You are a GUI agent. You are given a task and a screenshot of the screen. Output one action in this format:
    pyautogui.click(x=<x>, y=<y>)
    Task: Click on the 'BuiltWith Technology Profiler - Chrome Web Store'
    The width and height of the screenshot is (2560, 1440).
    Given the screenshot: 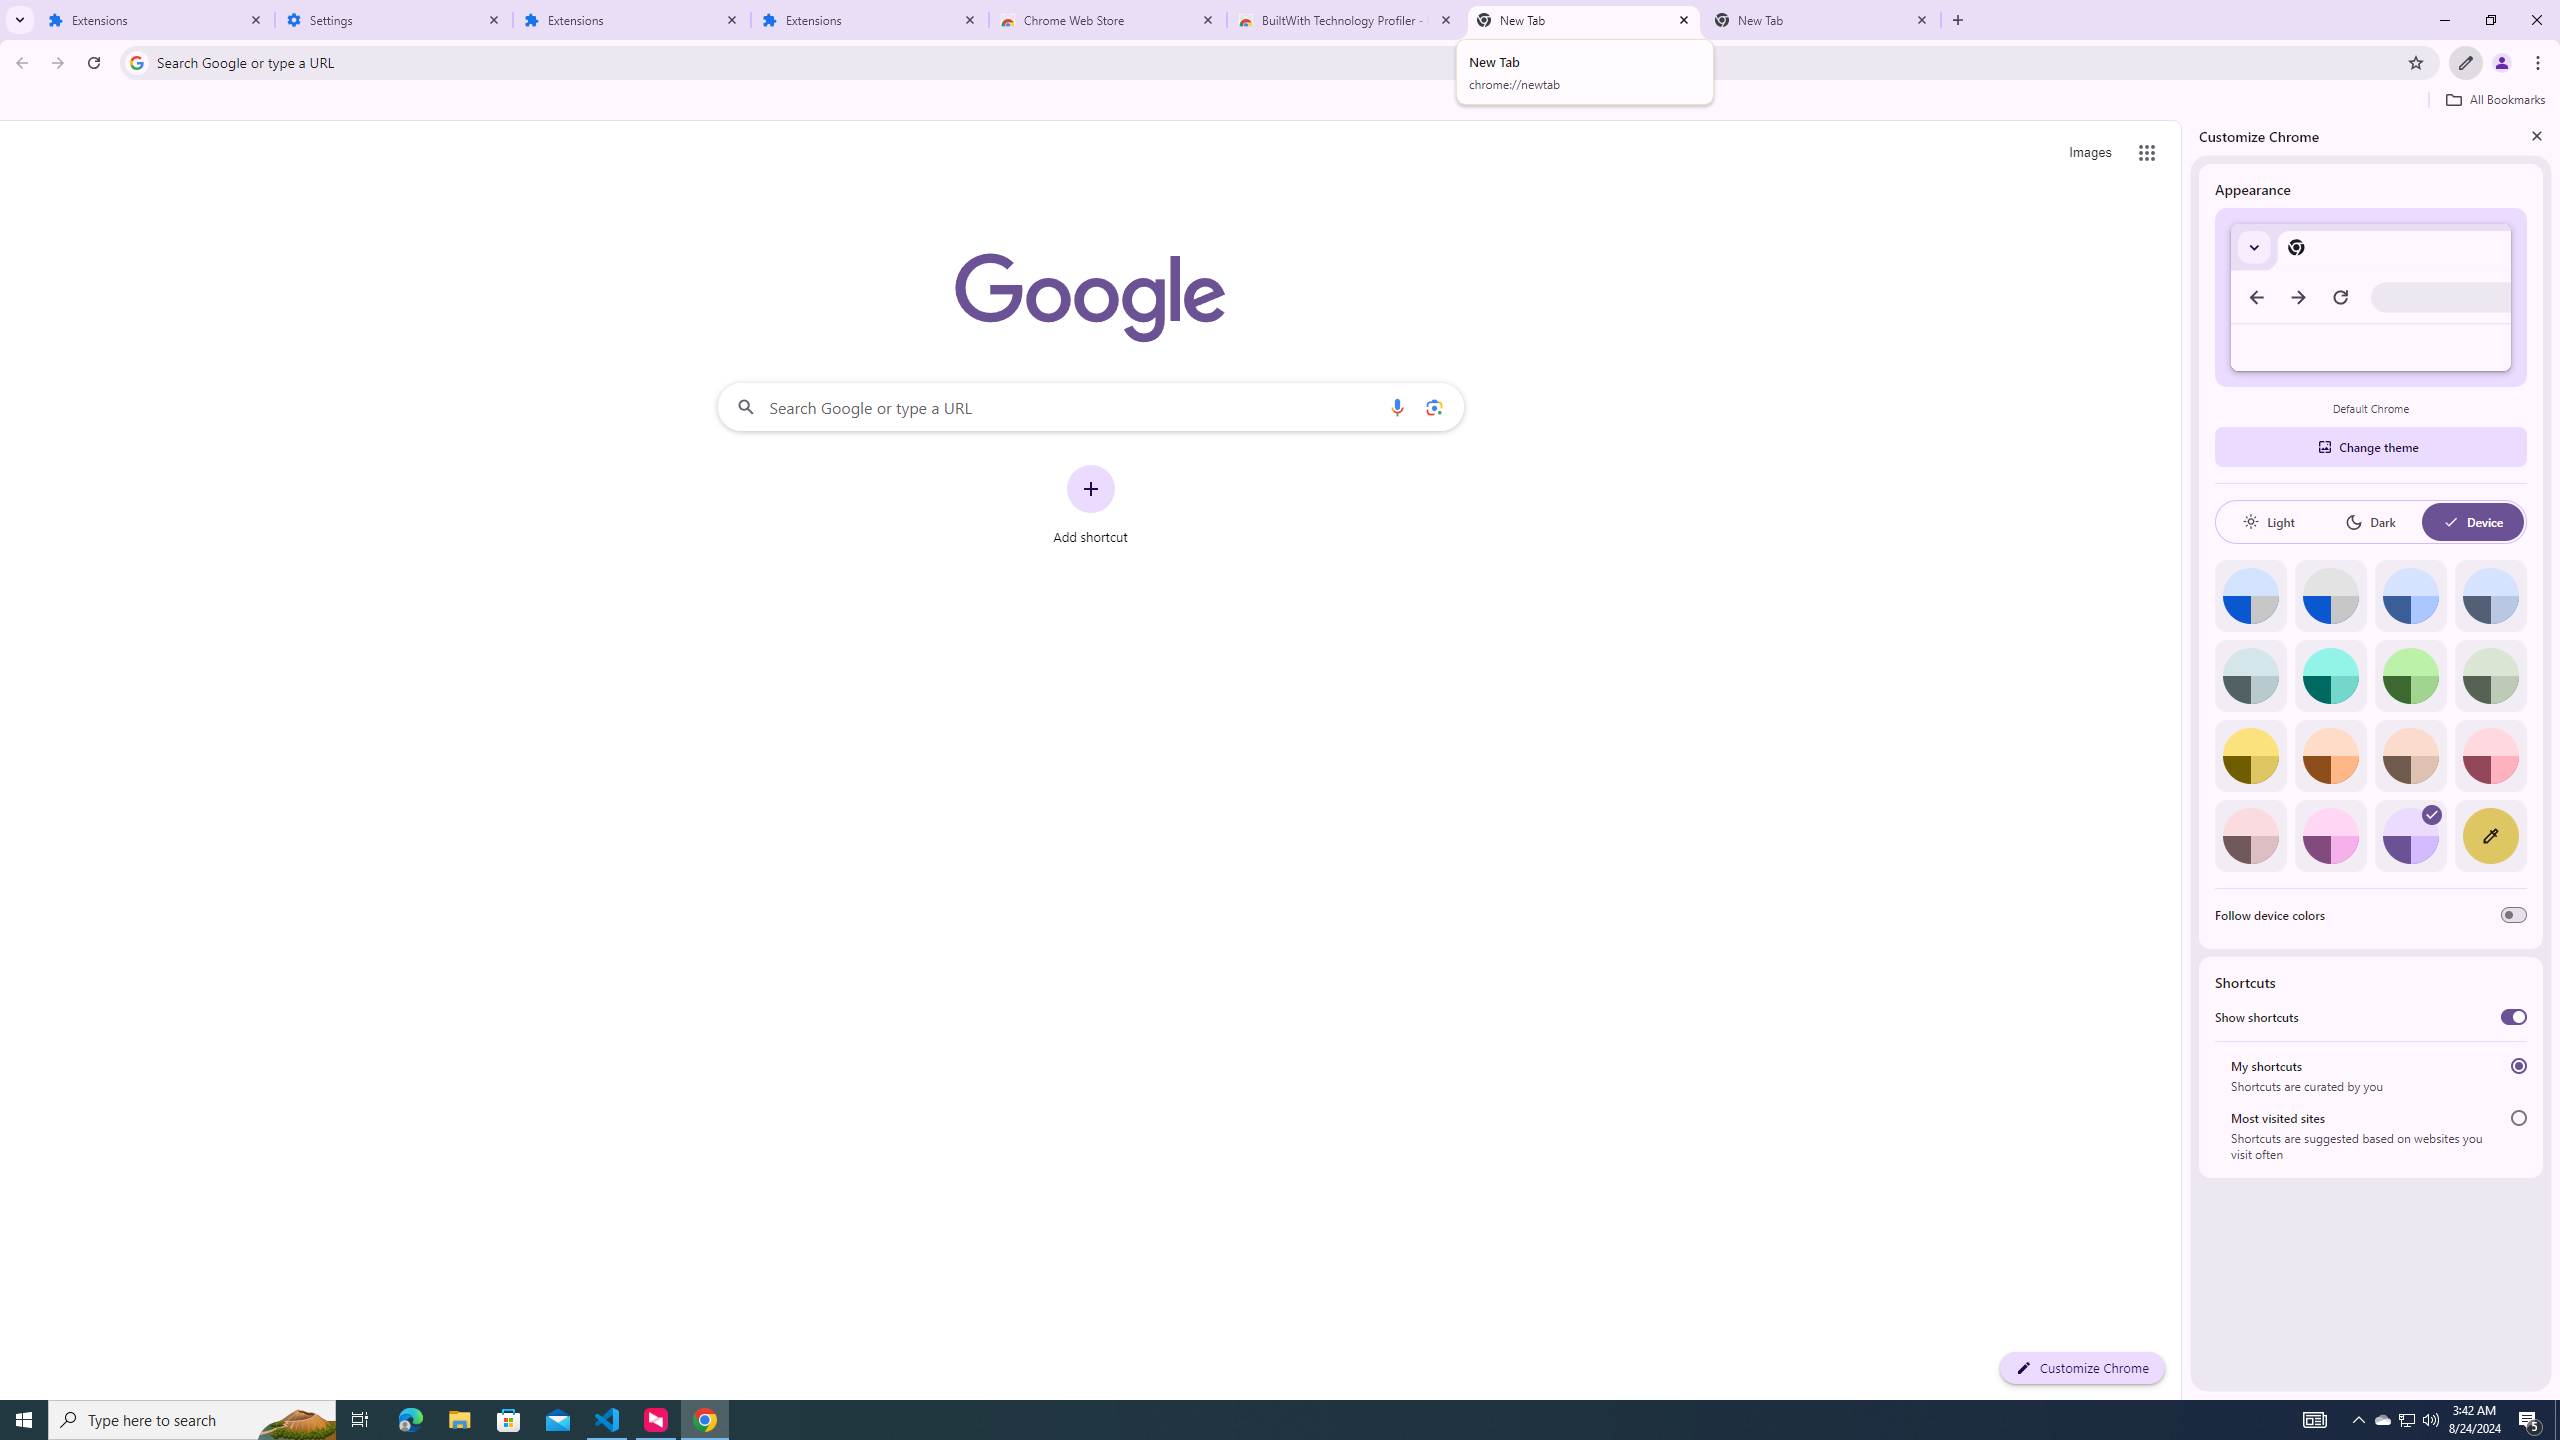 What is the action you would take?
    pyautogui.click(x=1345, y=19)
    